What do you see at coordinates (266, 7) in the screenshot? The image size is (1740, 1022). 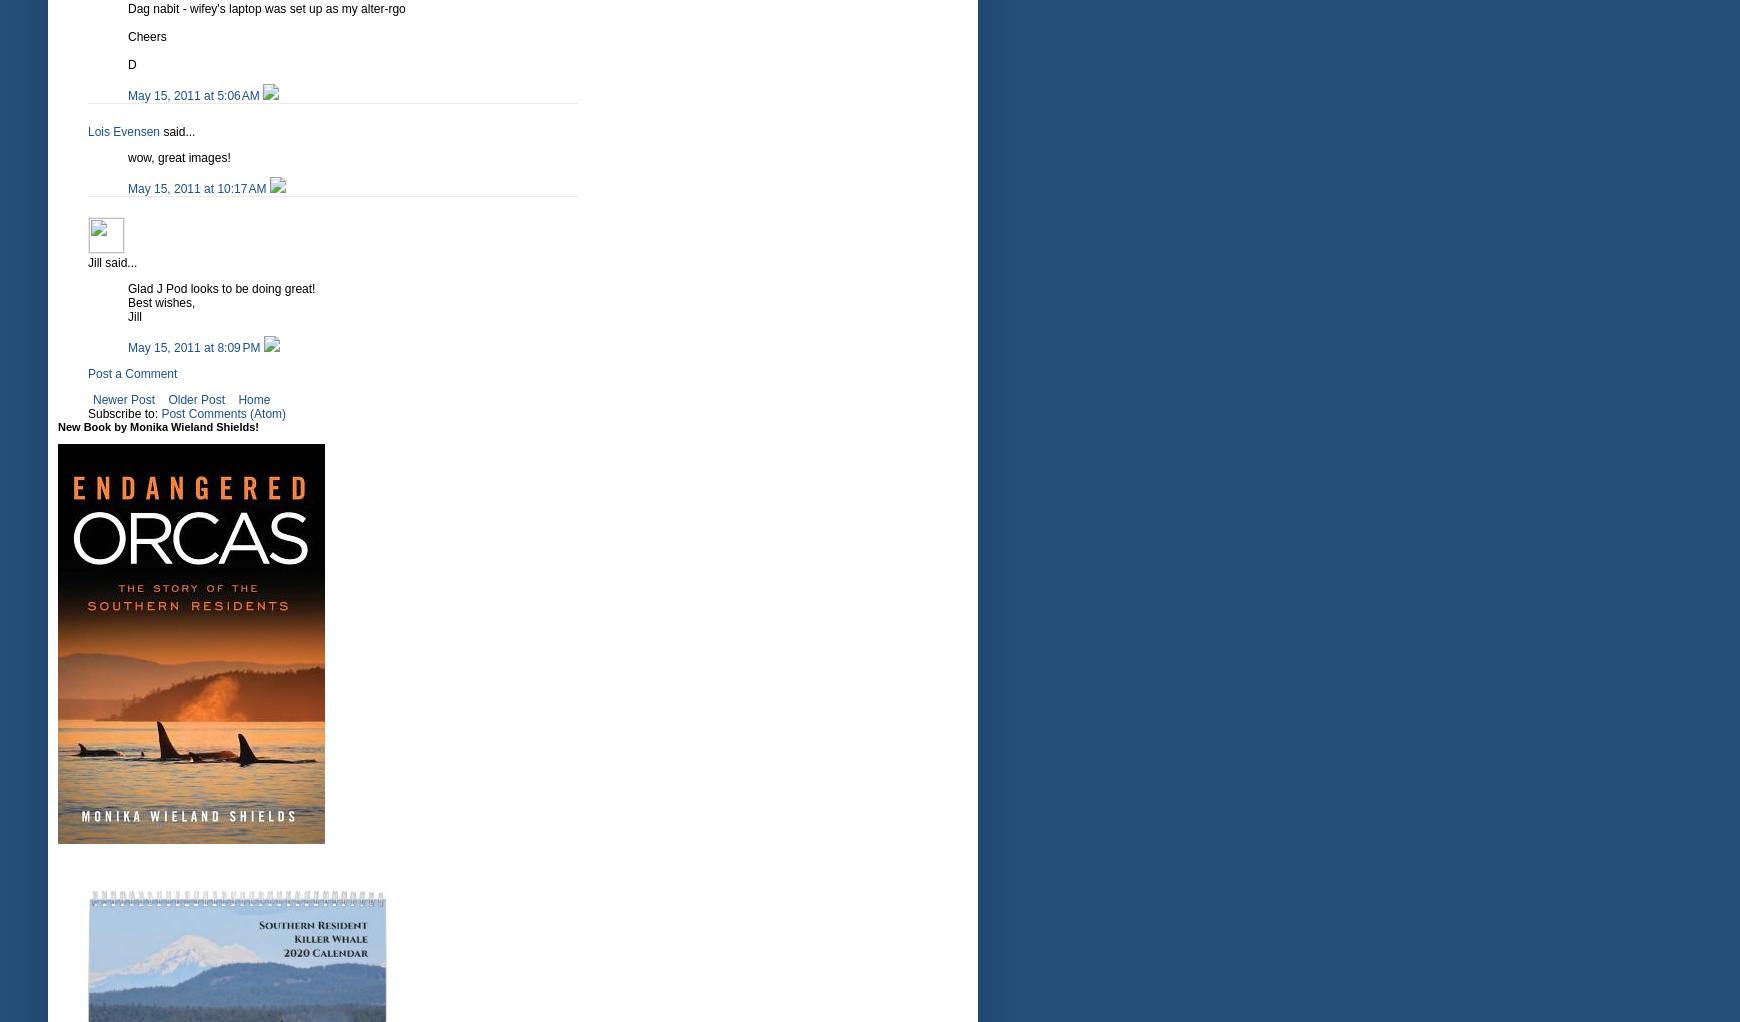 I see `'Dag nabit - wifey's laptop was set up as my alter-rgo'` at bounding box center [266, 7].